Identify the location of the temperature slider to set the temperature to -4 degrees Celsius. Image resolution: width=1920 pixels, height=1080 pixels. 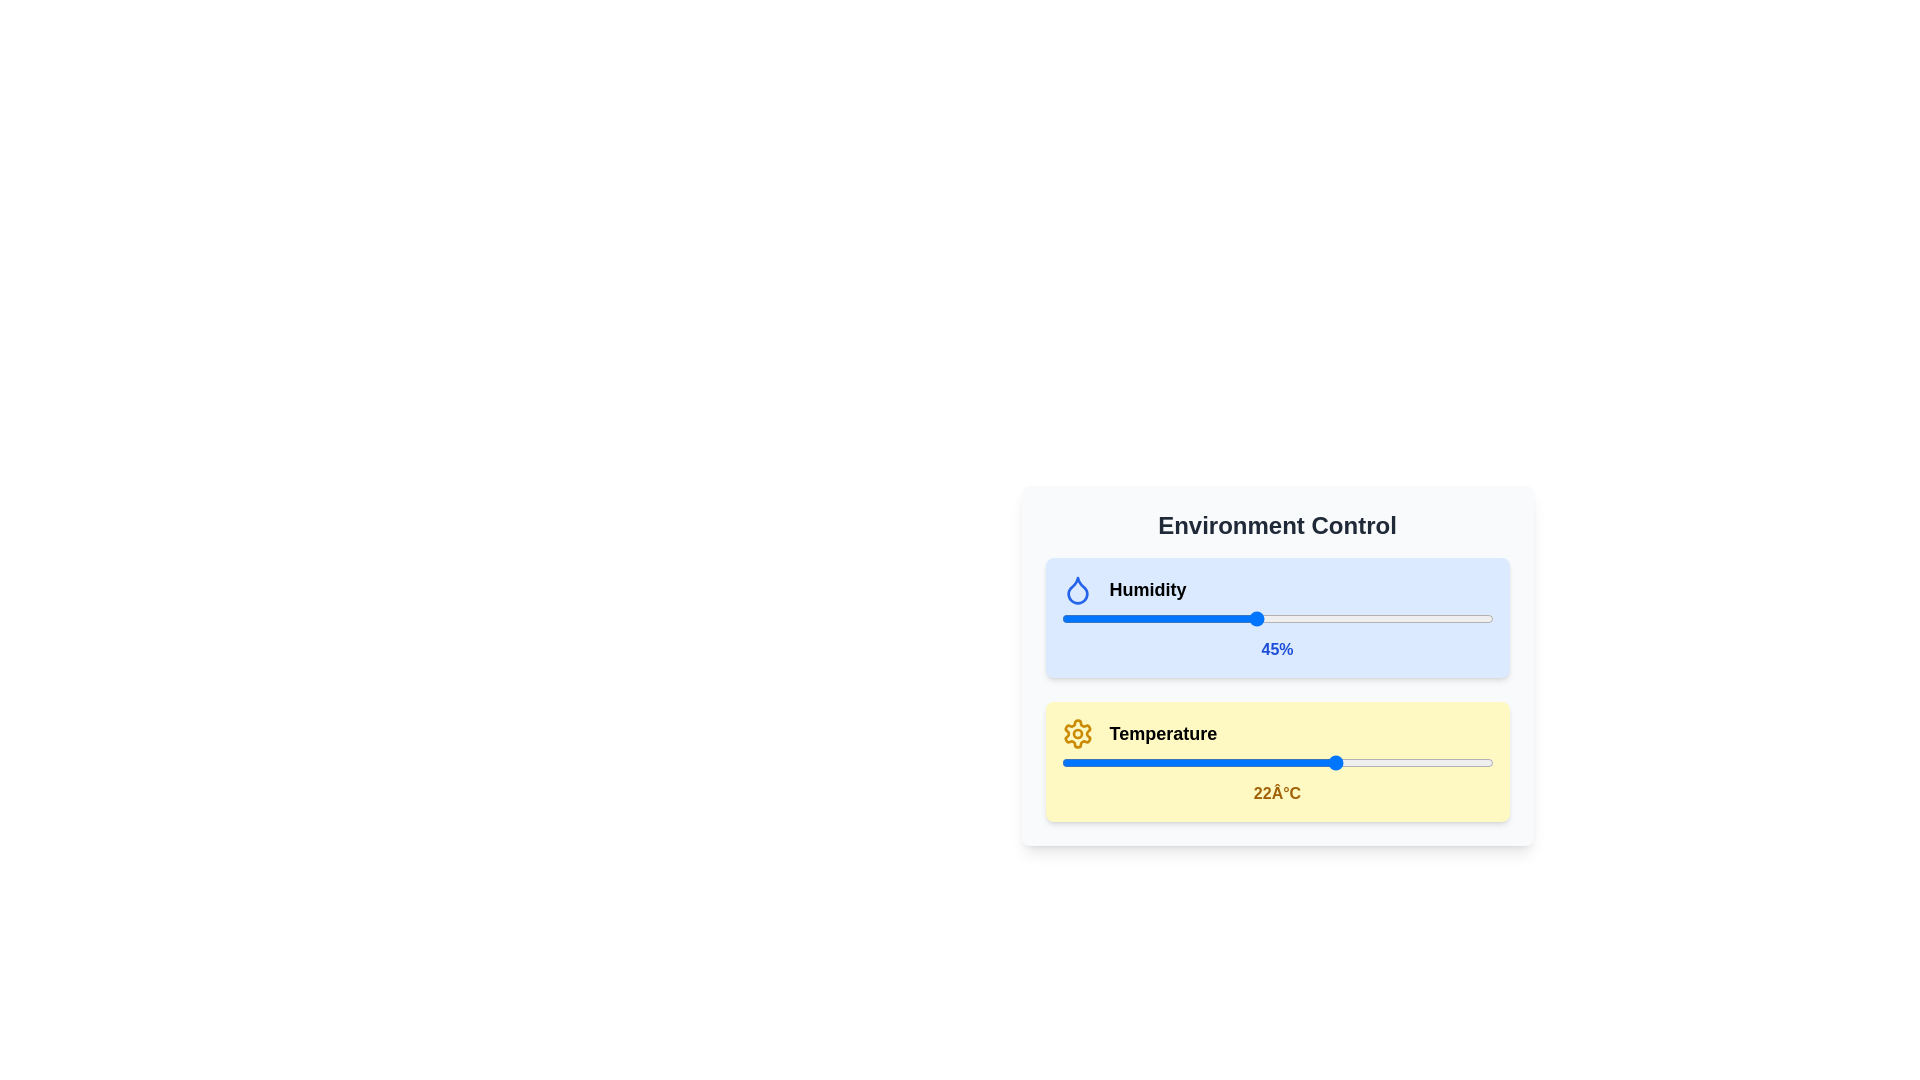
(1112, 763).